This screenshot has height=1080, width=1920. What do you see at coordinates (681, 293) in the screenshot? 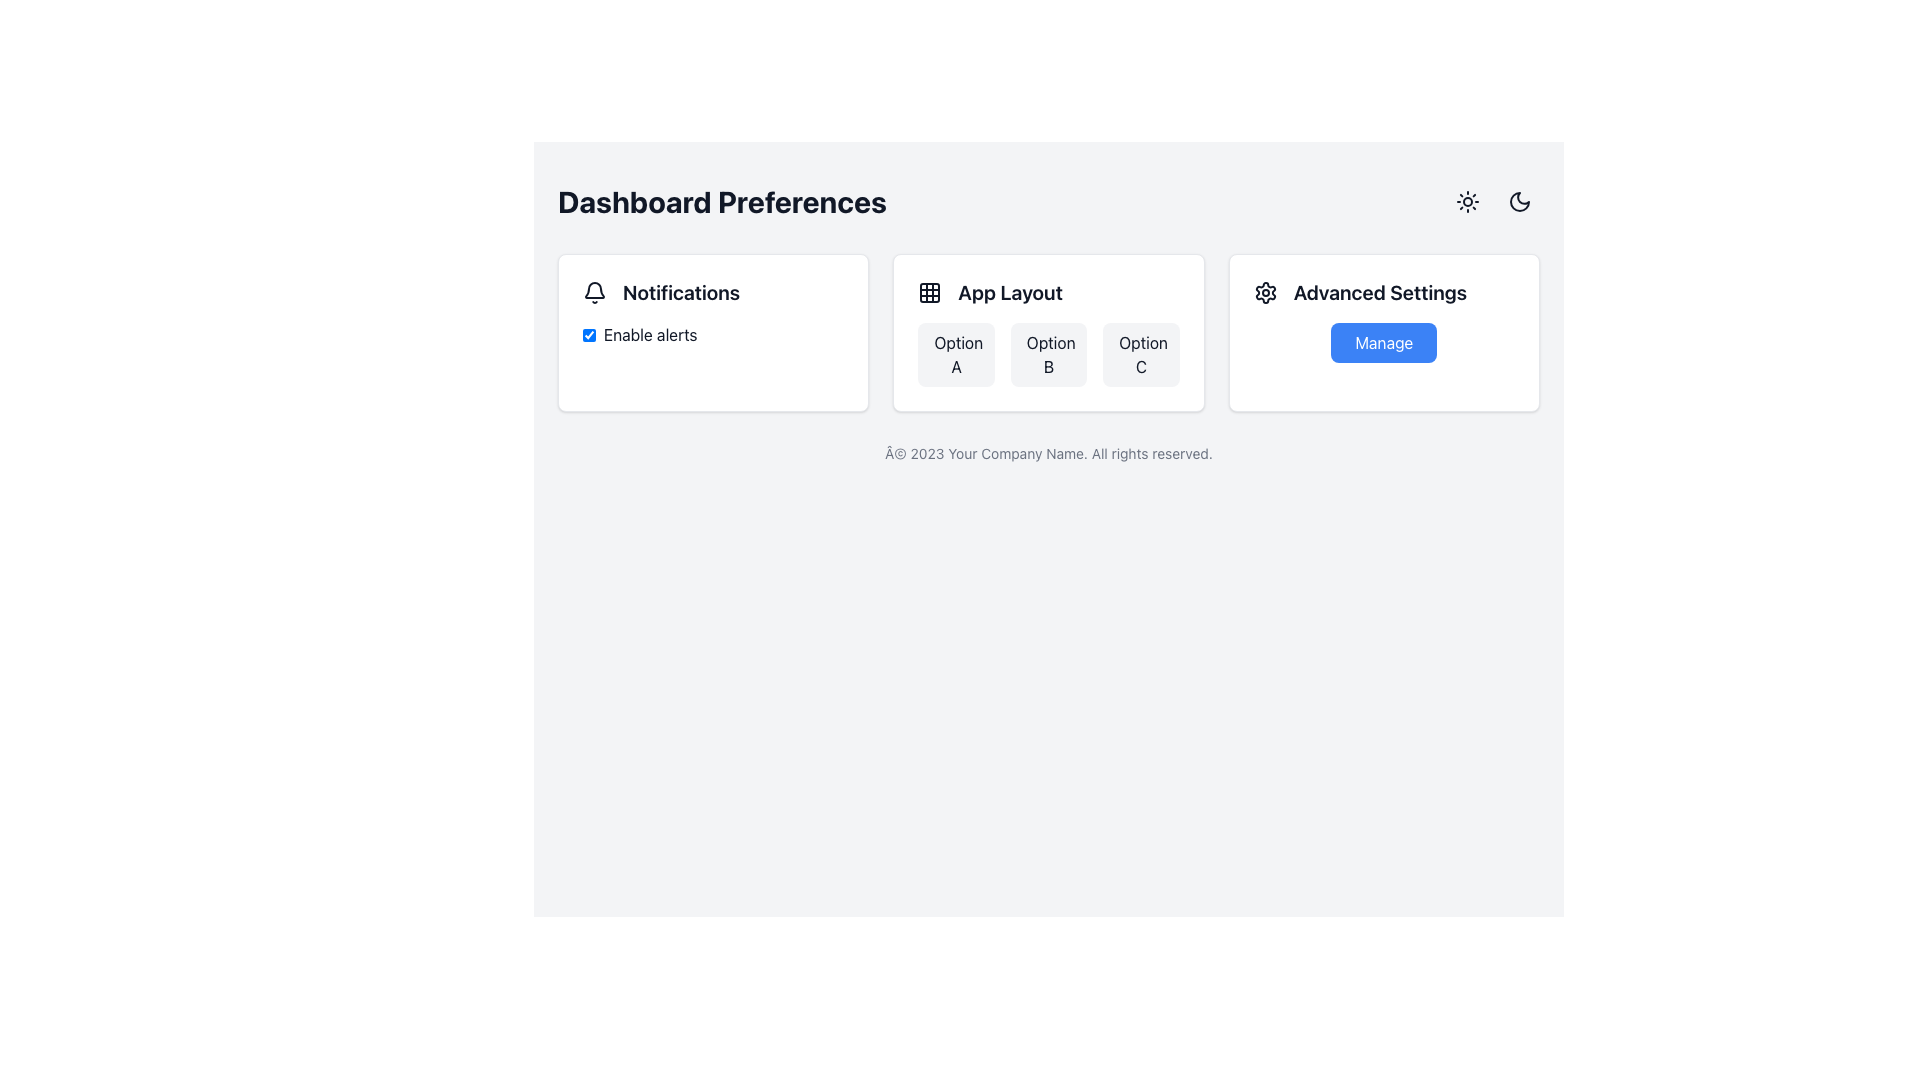
I see `the static text label displaying 'Notifications', which is styled in bold and larger font, located next to a bell icon in the 'Notifications' section` at bounding box center [681, 293].